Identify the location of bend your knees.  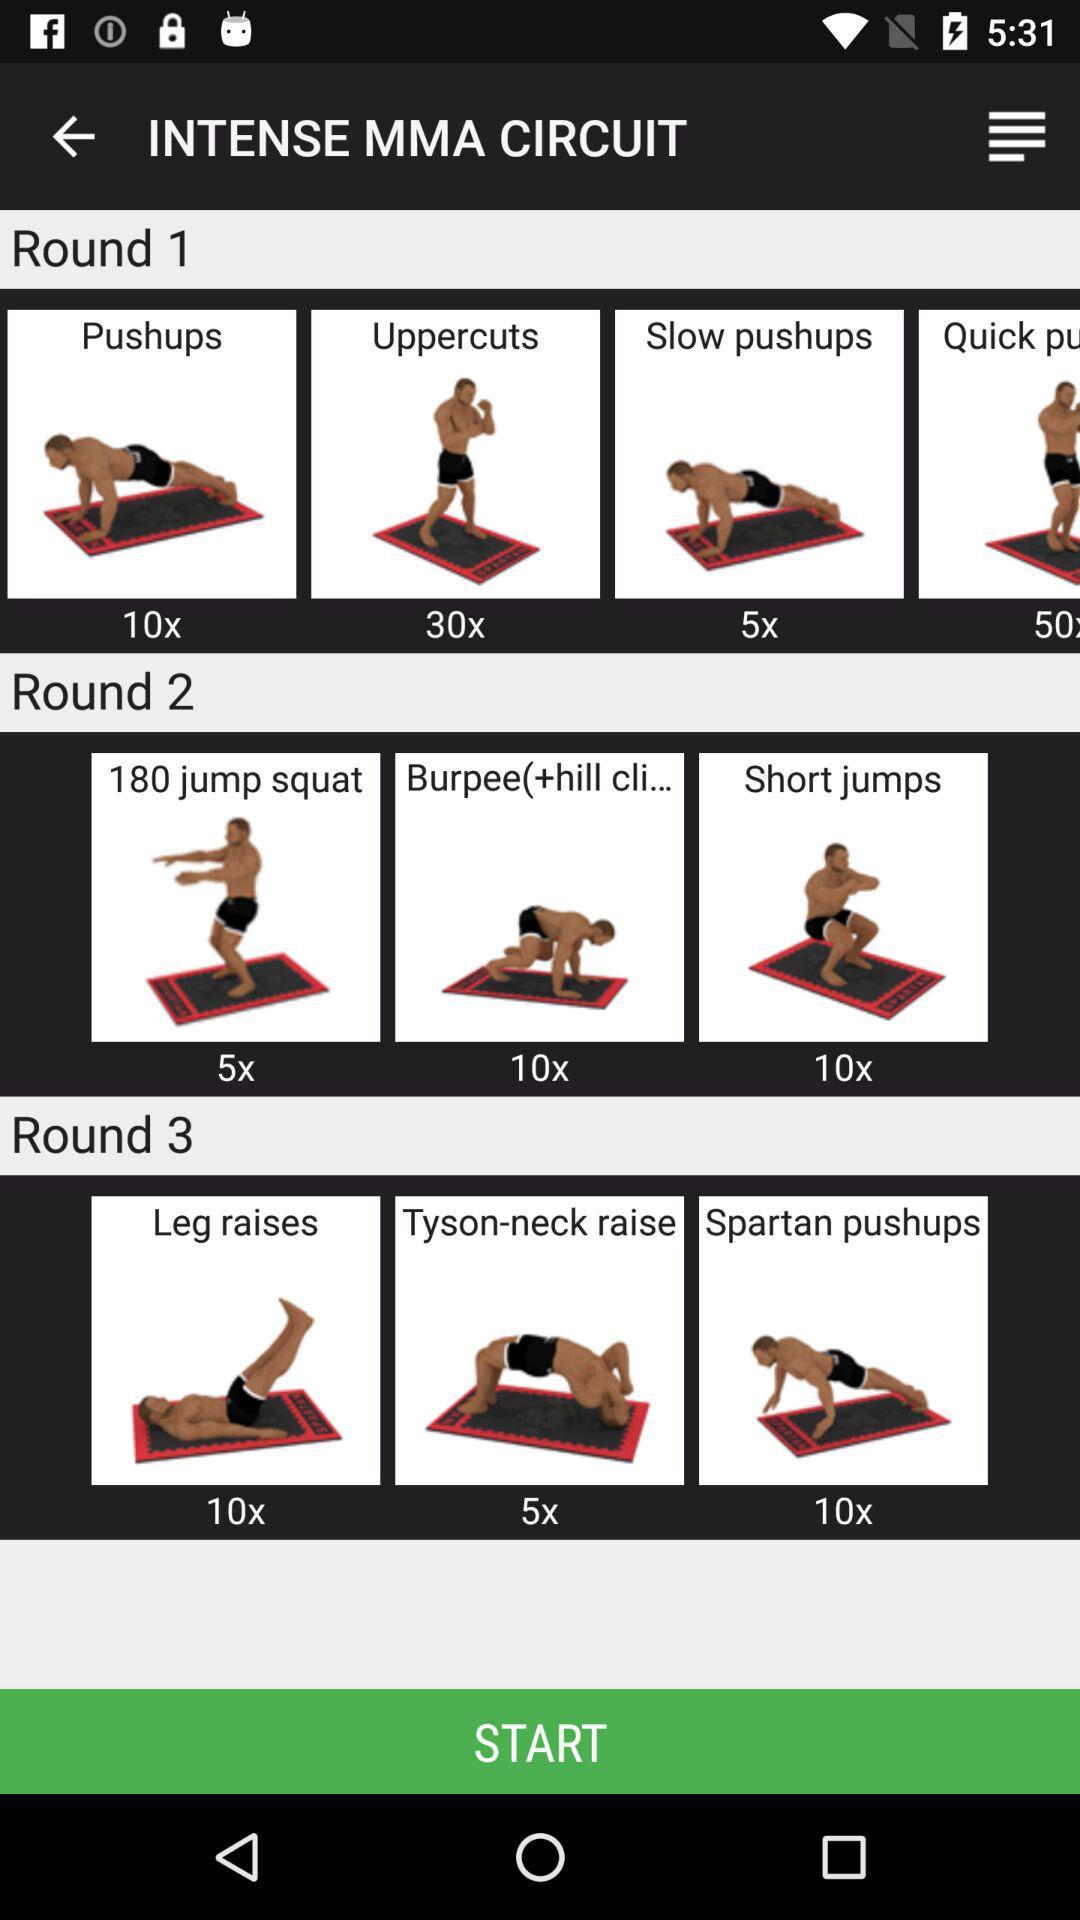
(234, 920).